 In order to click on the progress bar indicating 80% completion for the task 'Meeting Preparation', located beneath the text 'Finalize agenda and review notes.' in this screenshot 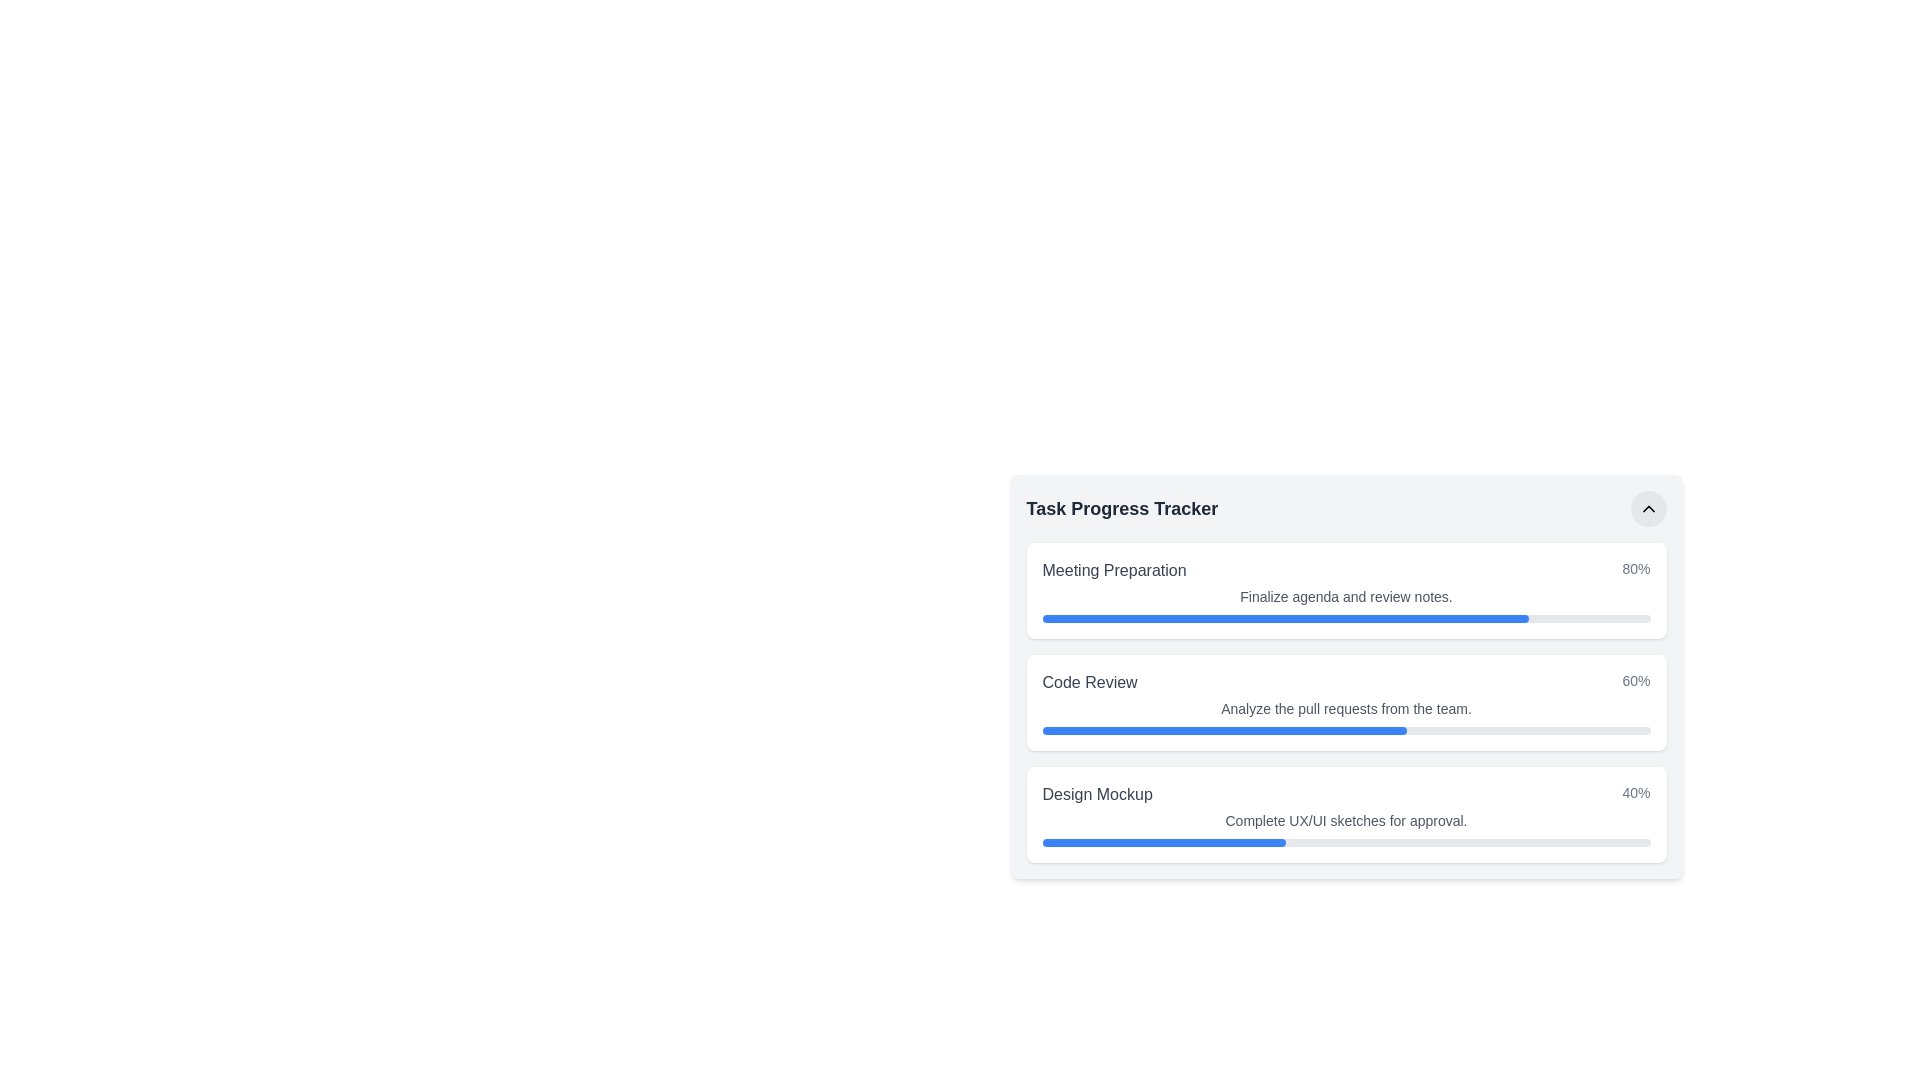, I will do `click(1346, 617)`.